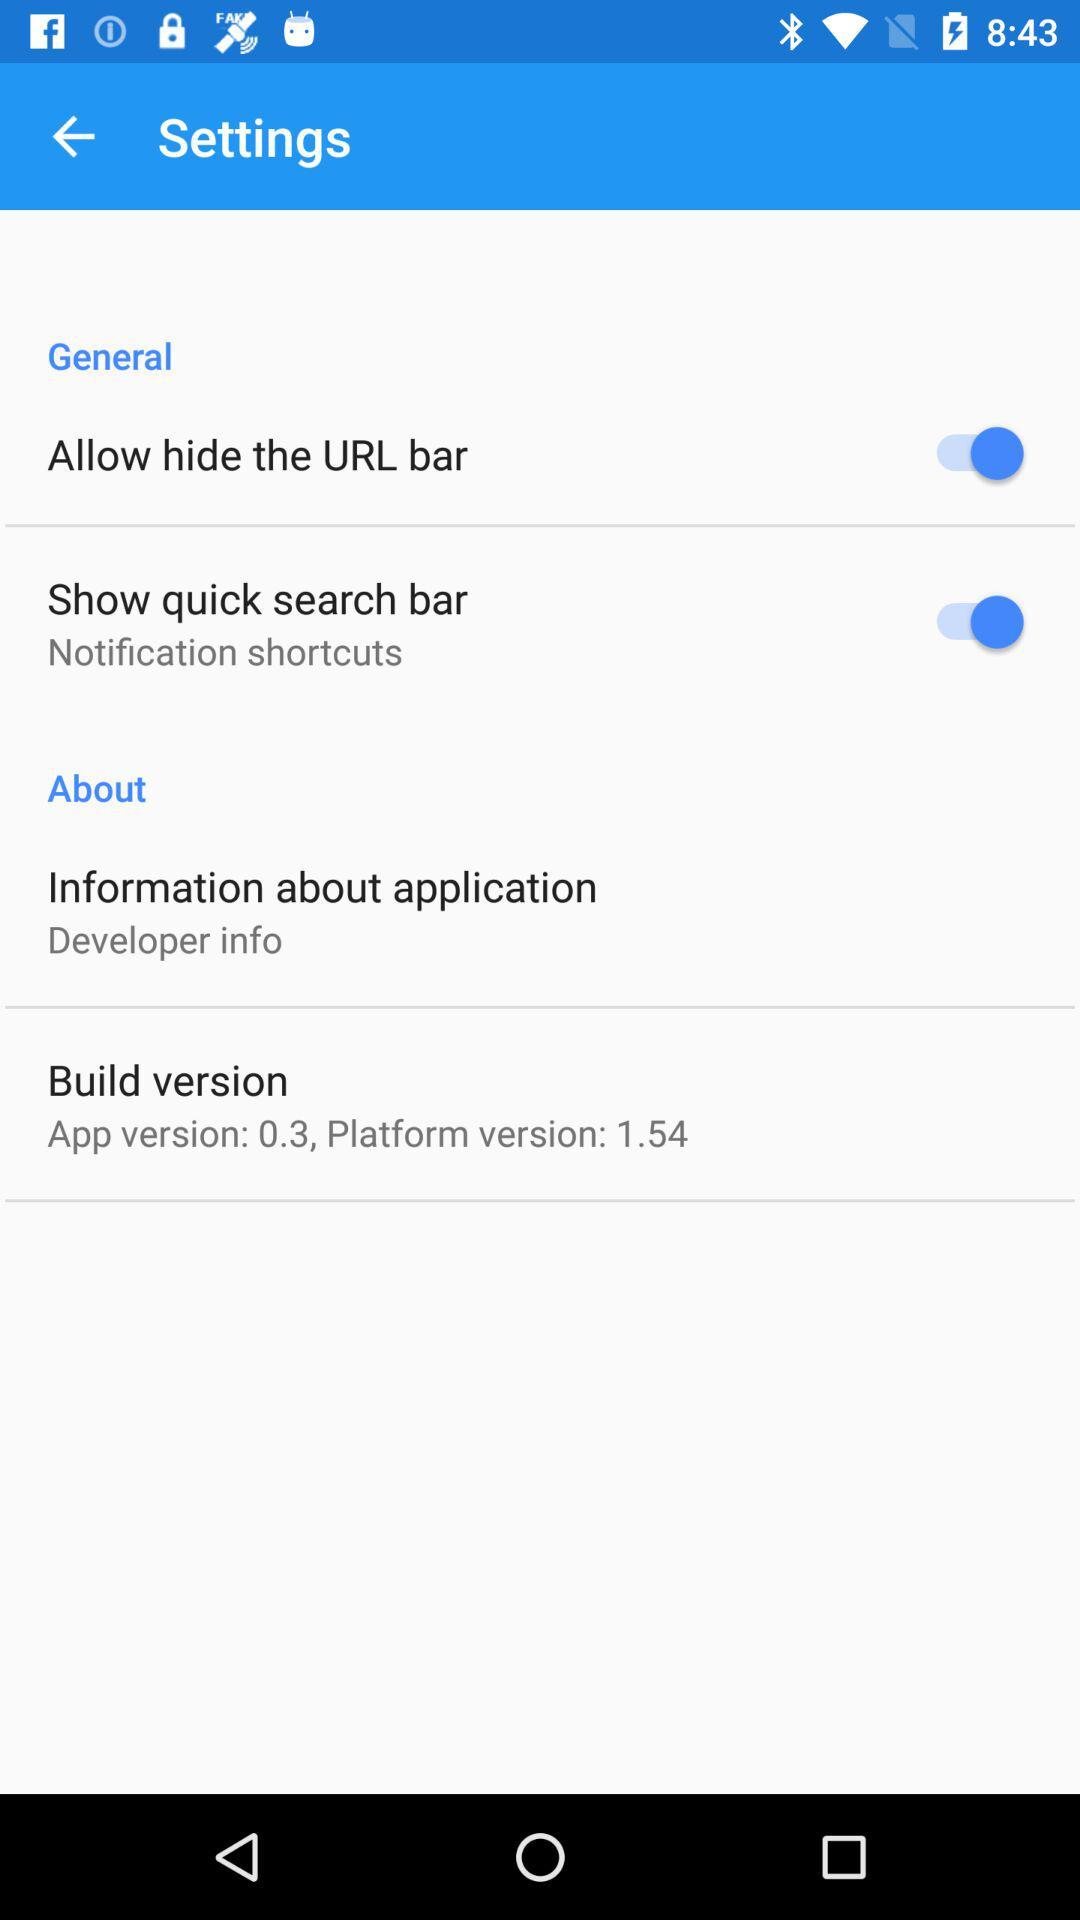  What do you see at coordinates (164, 938) in the screenshot?
I see `developer info` at bounding box center [164, 938].